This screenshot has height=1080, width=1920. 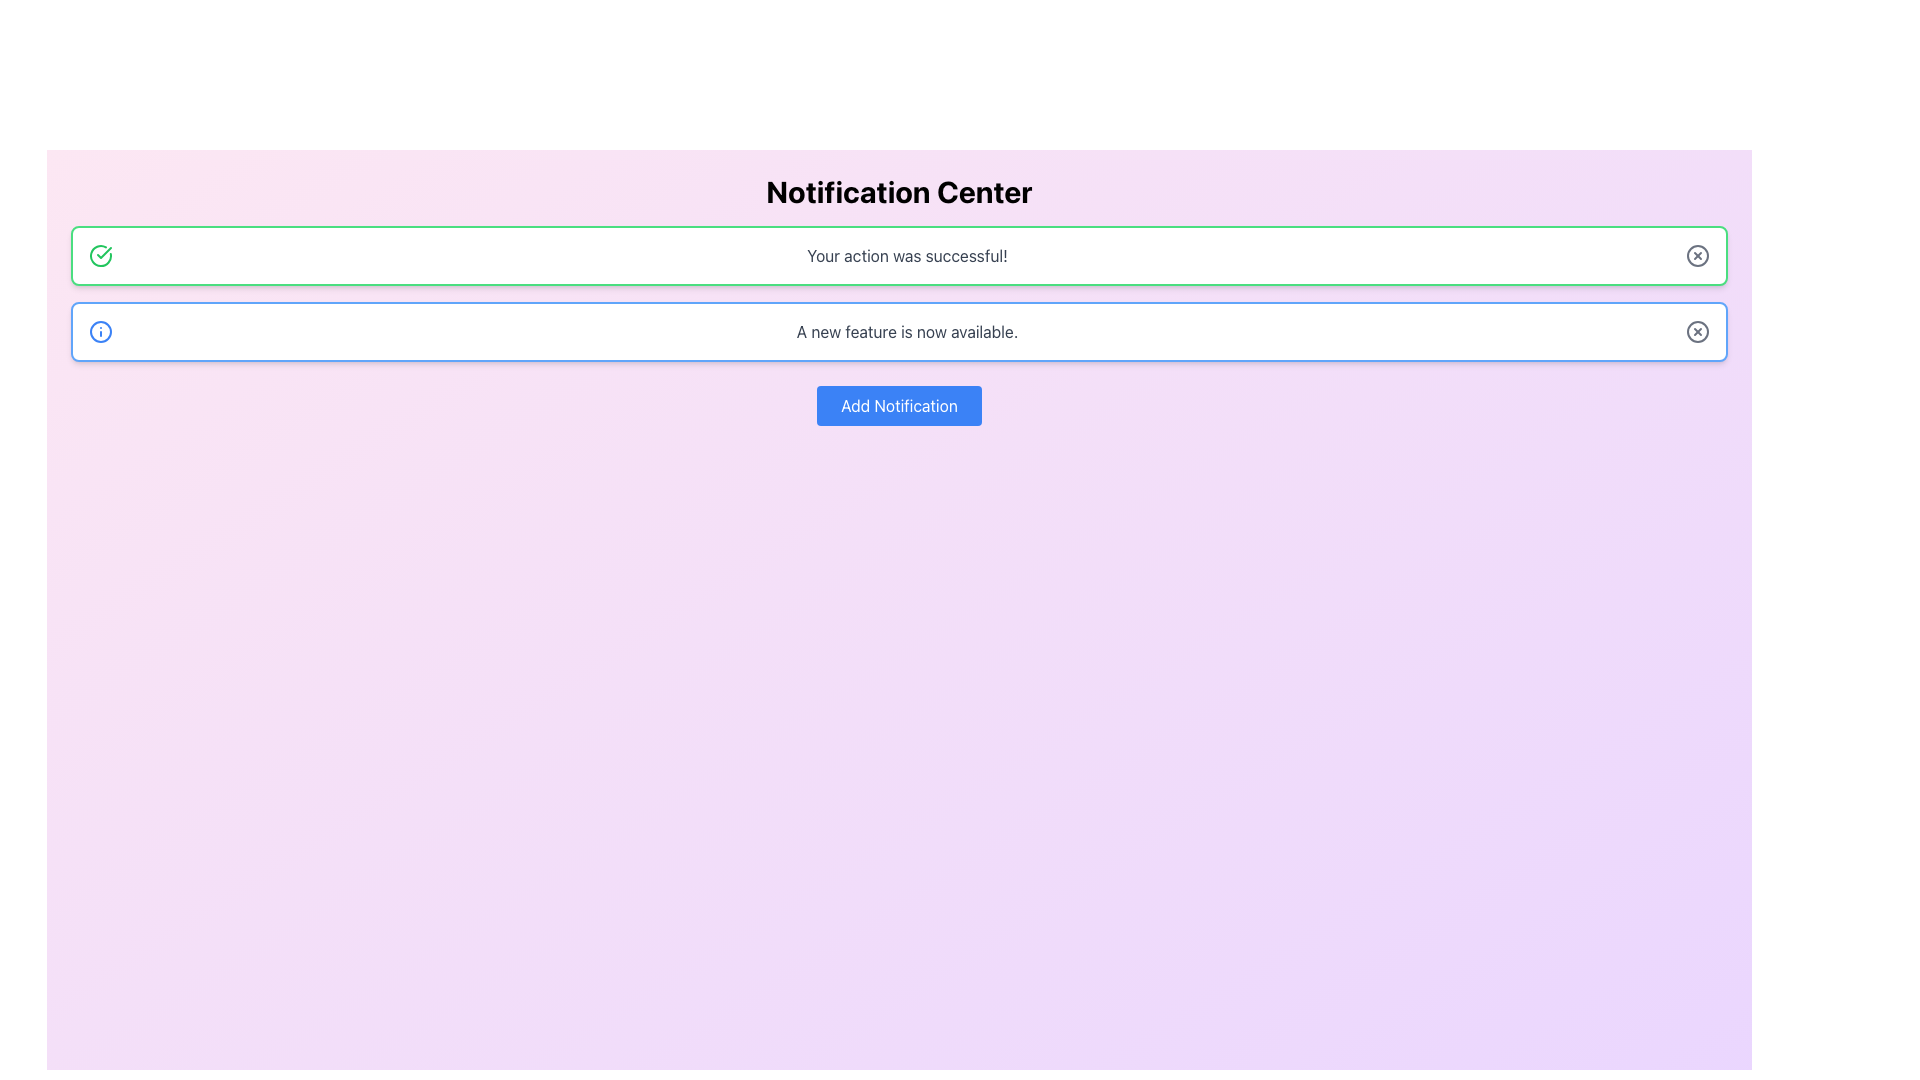 I want to click on the informational static text that notifies the user about new feature availability, located in the second notification box with a blue border and white background, so click(x=906, y=330).